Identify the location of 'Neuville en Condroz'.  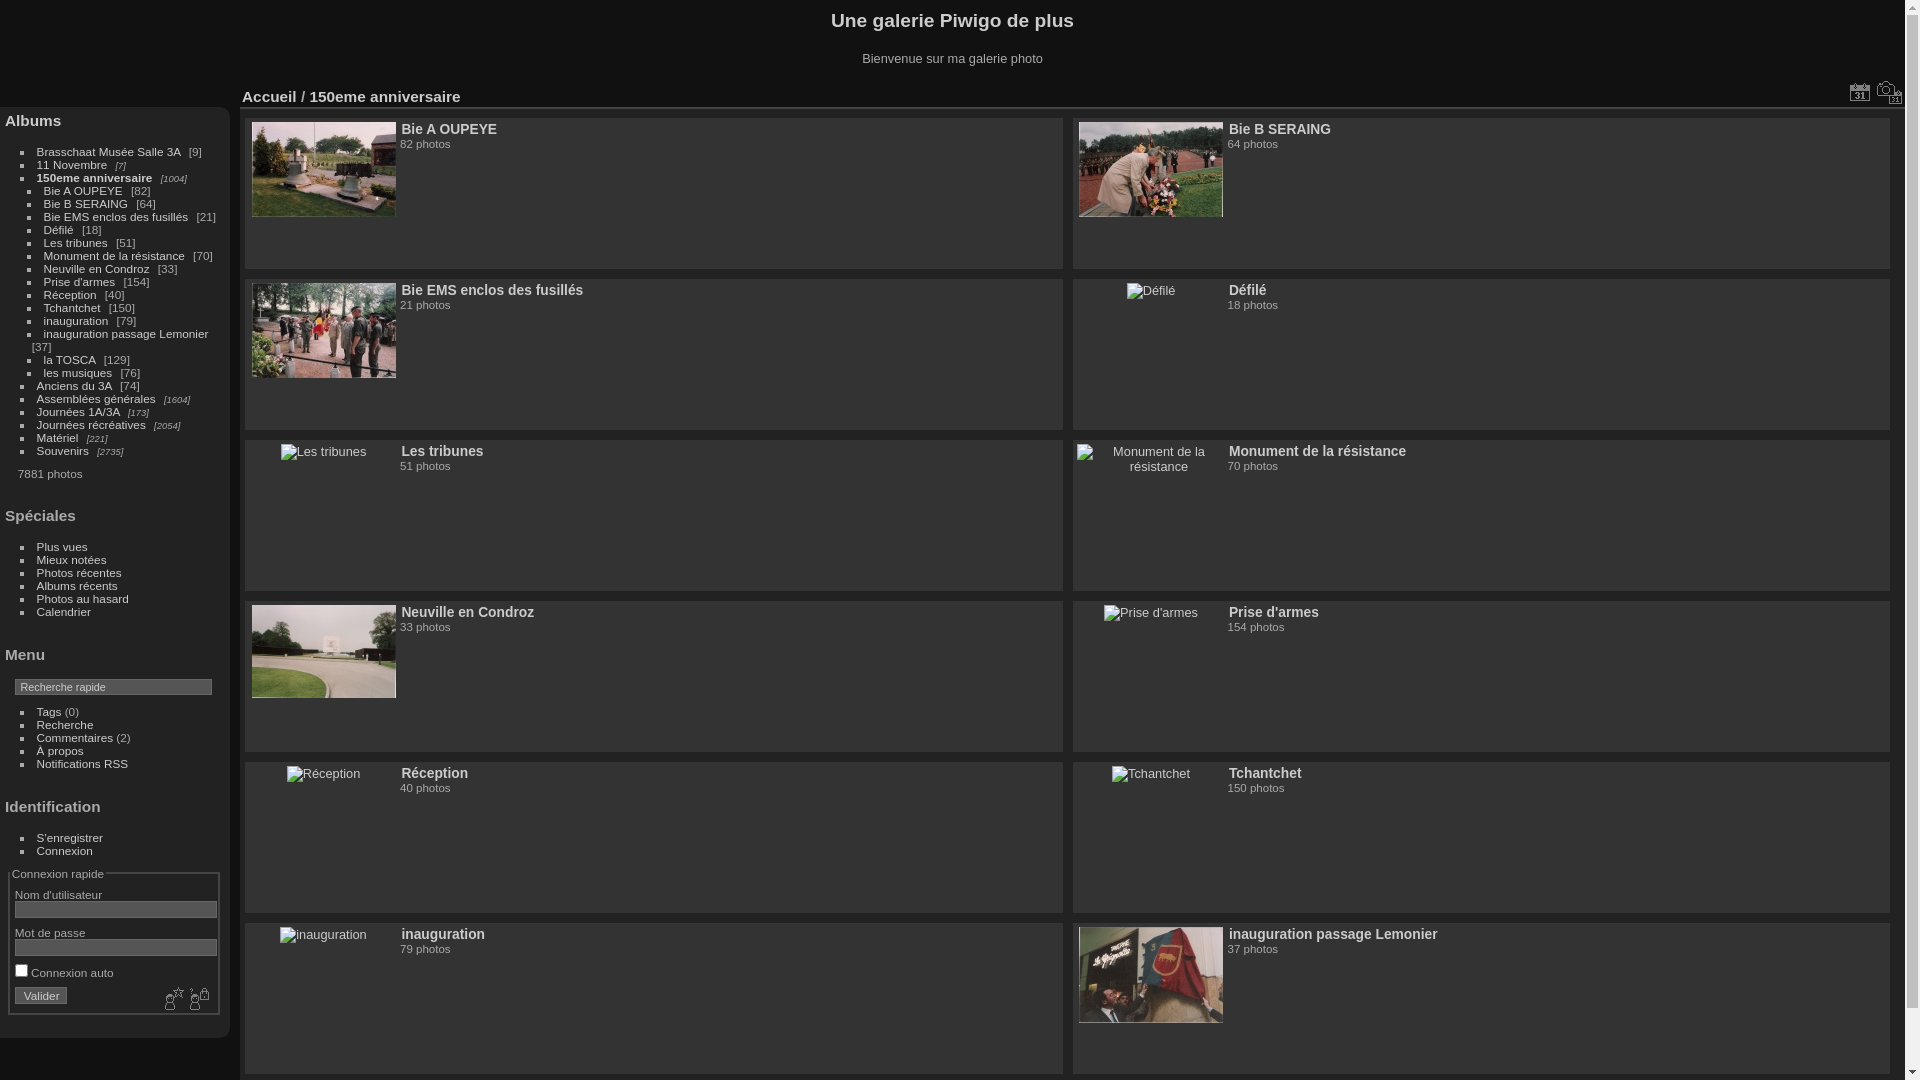
(466, 611).